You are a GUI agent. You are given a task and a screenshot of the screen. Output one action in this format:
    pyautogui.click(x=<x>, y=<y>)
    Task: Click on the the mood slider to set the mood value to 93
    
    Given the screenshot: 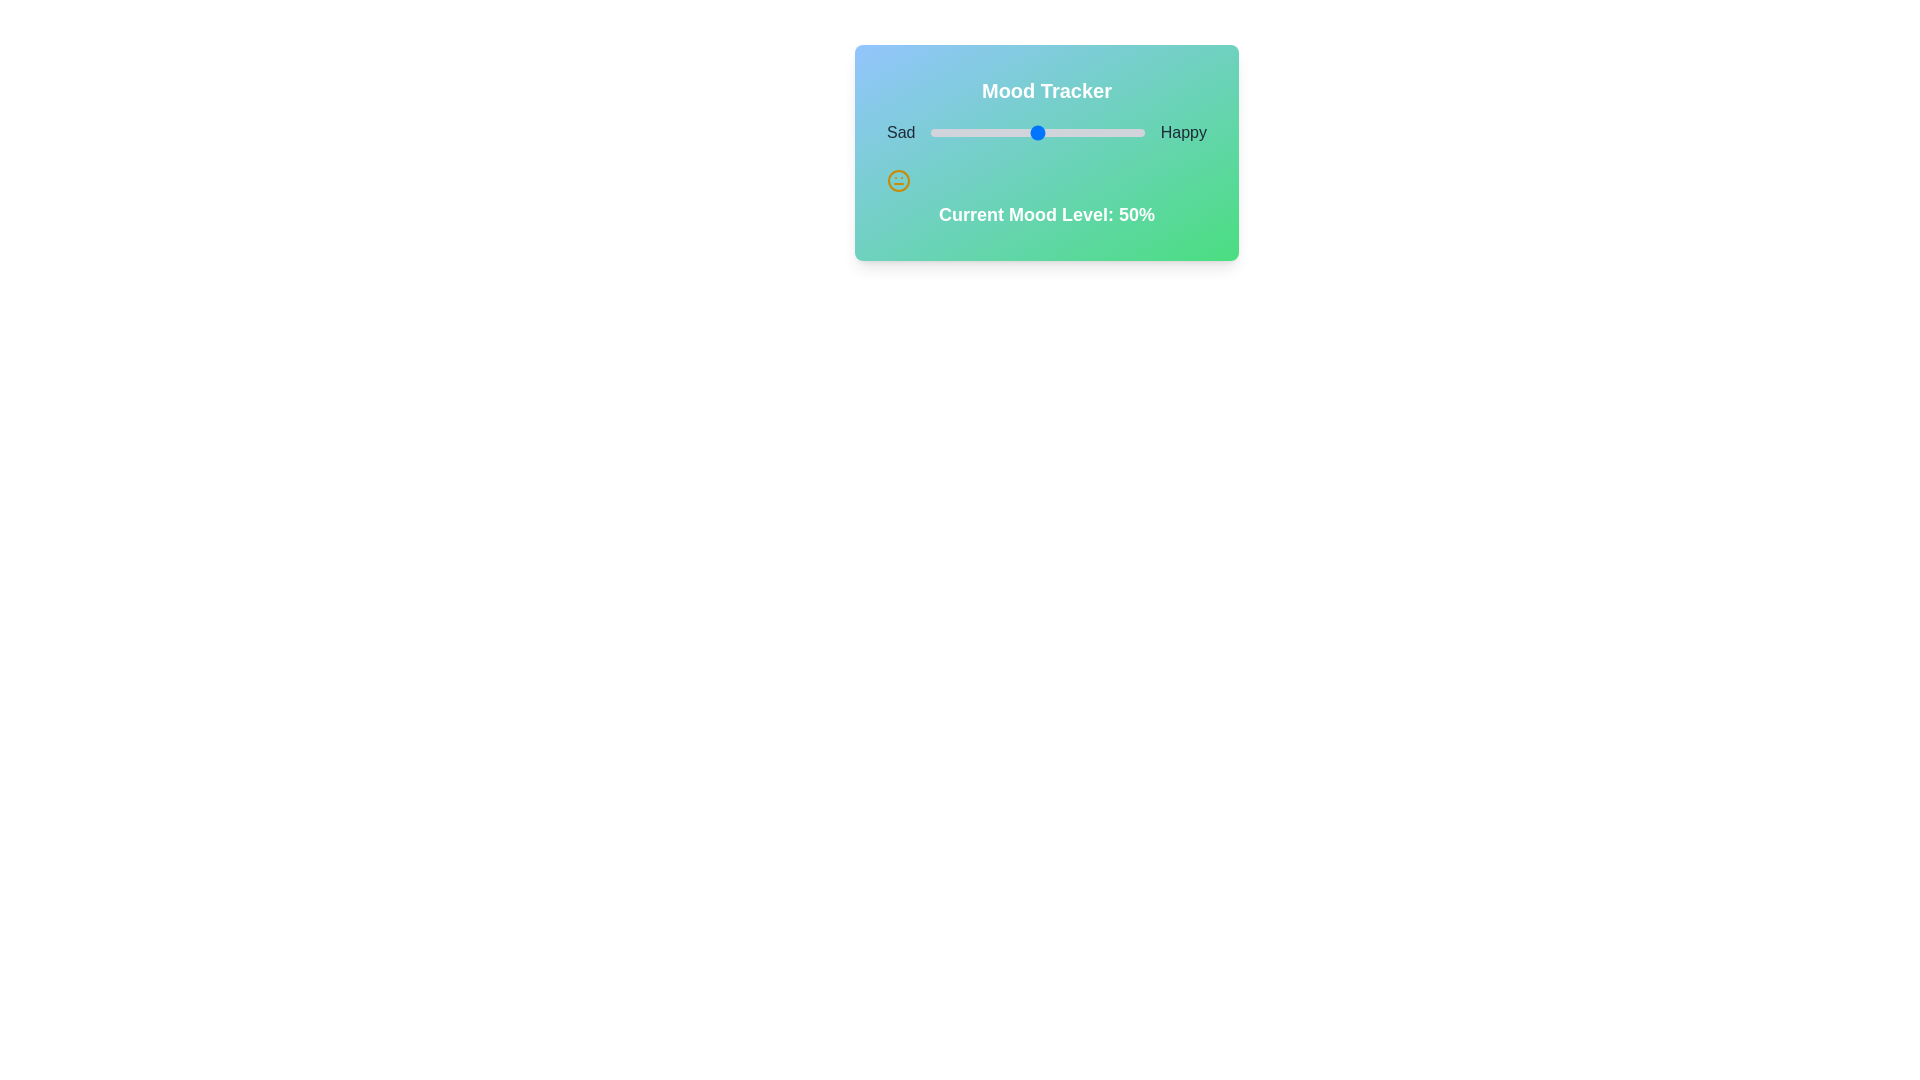 What is the action you would take?
    pyautogui.click(x=1129, y=132)
    